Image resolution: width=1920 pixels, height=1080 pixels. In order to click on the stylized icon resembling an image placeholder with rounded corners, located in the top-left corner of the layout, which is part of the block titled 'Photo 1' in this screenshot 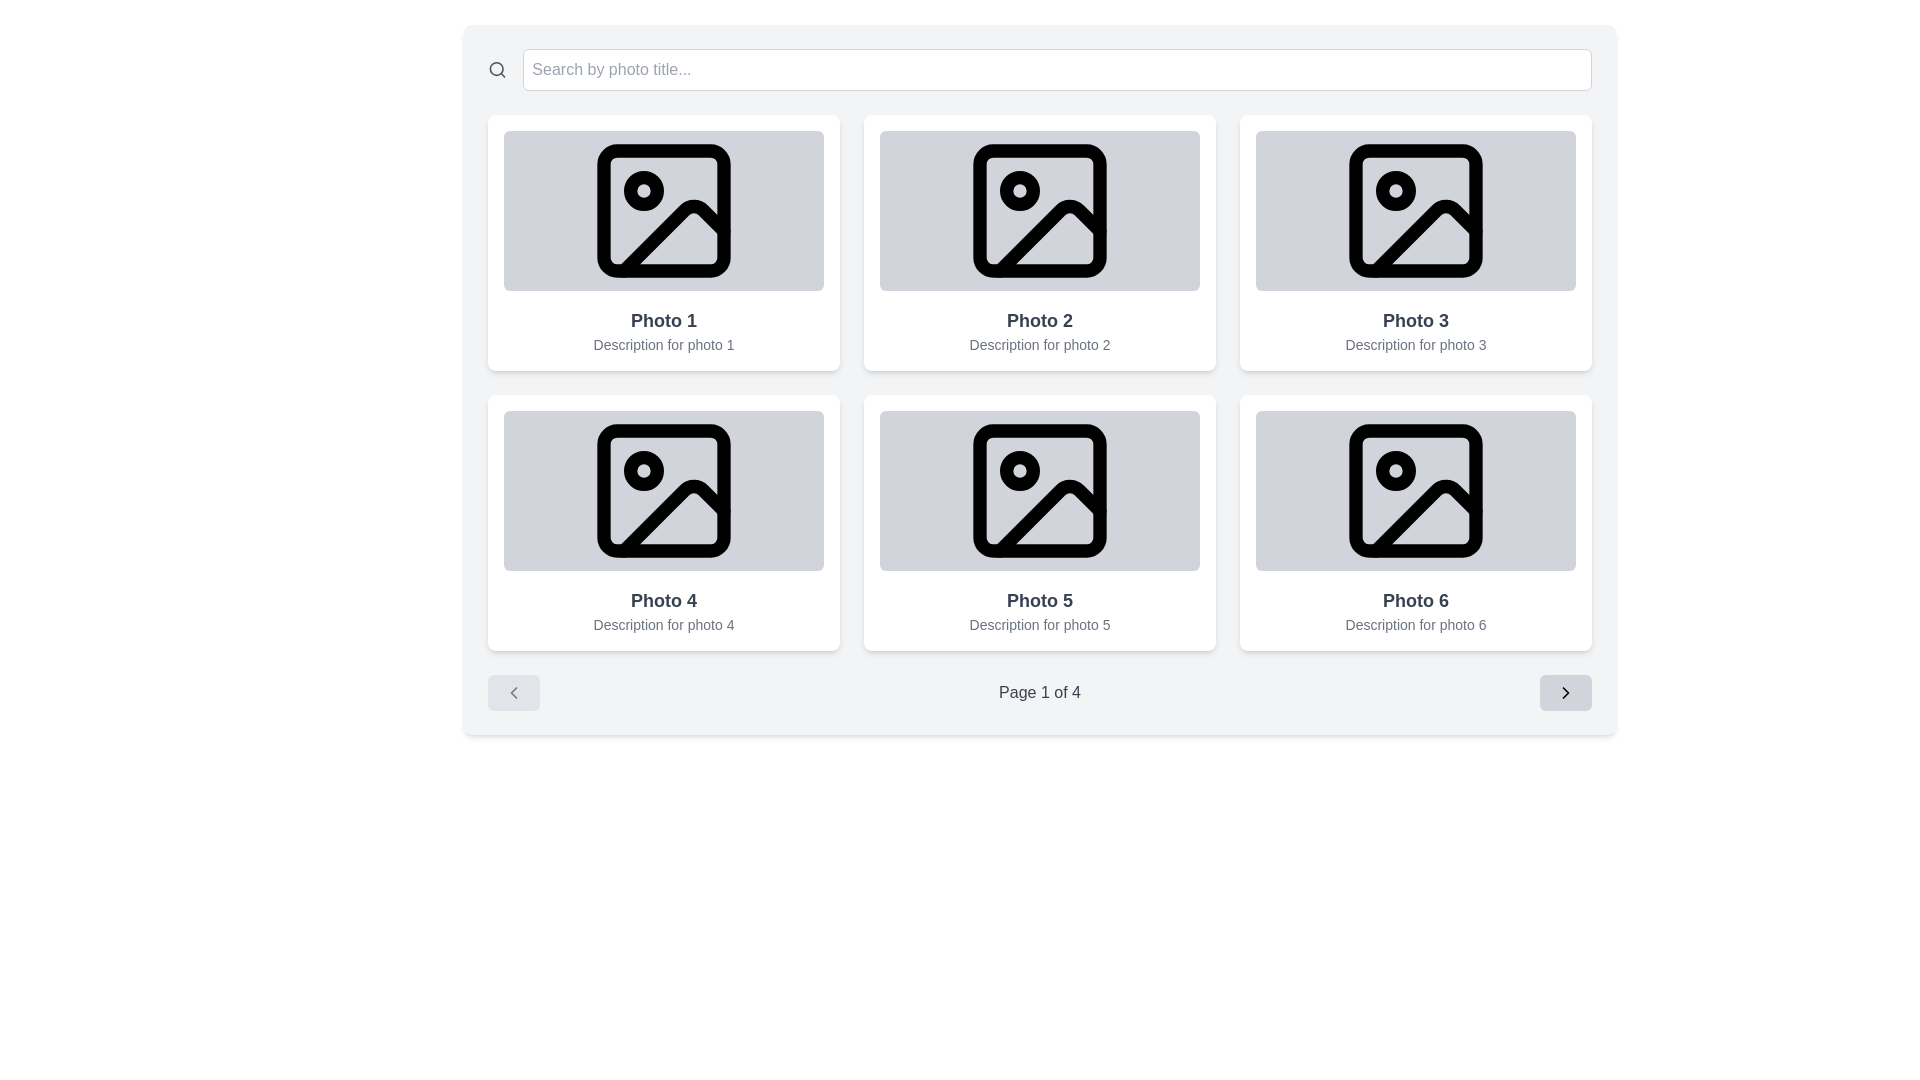, I will do `click(663, 211)`.